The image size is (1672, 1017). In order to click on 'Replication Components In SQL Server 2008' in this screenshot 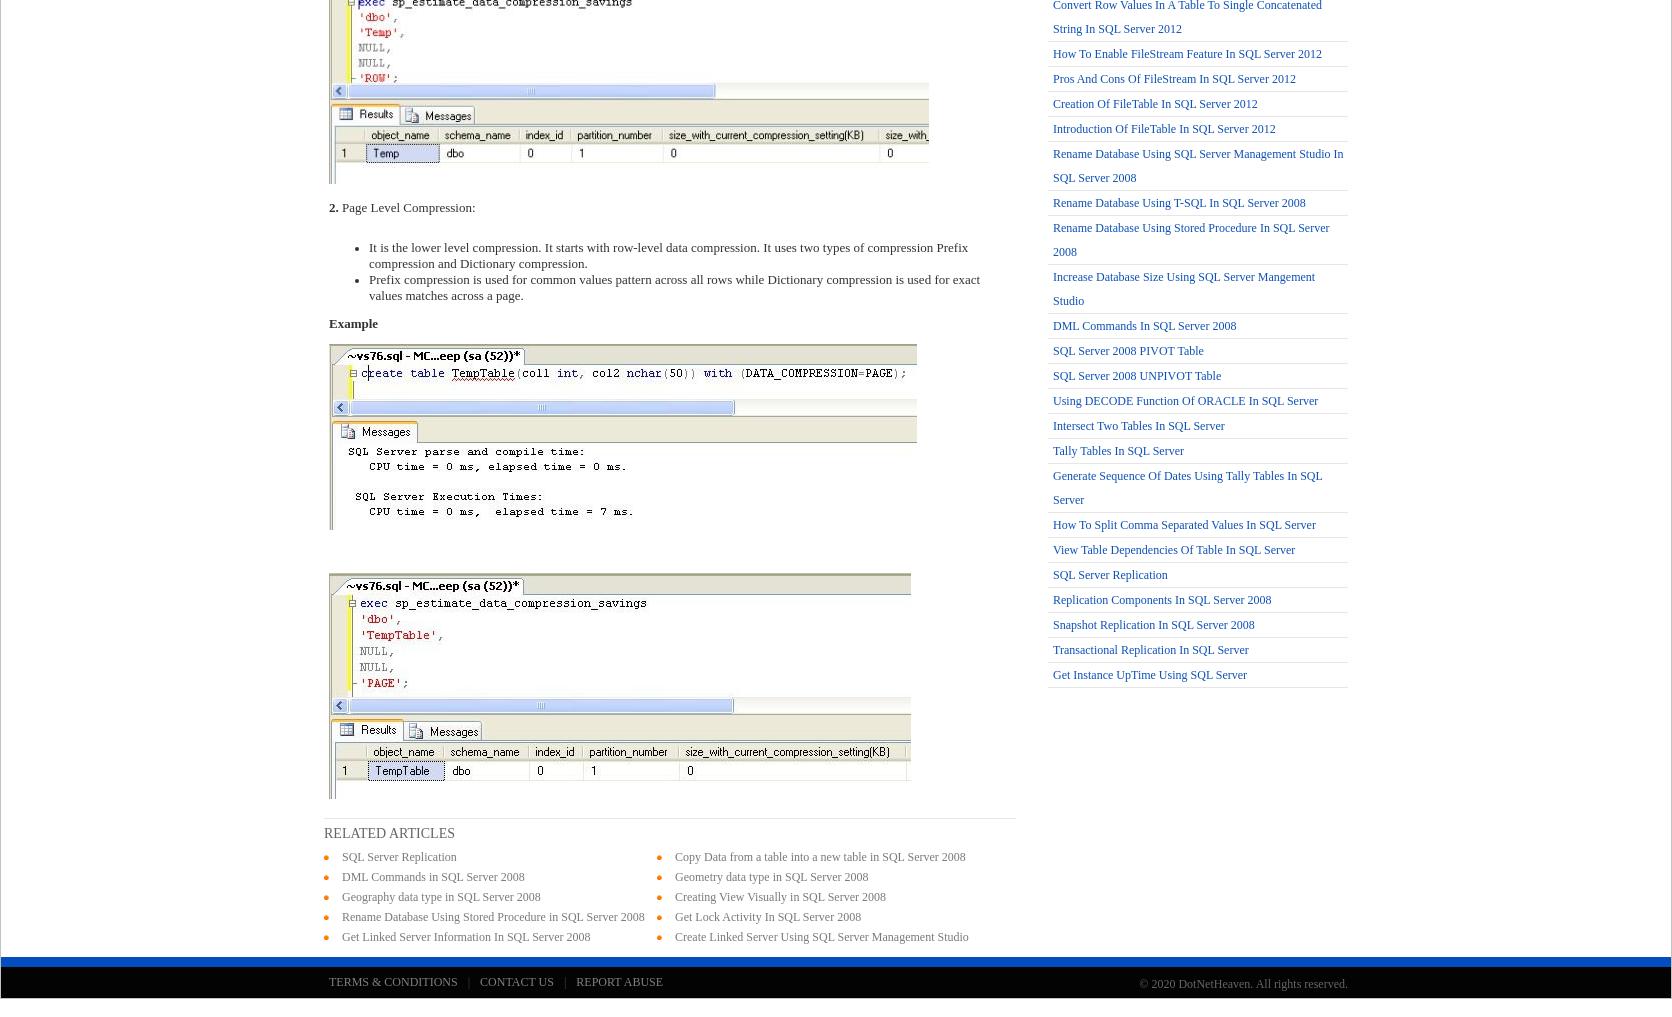, I will do `click(1161, 599)`.